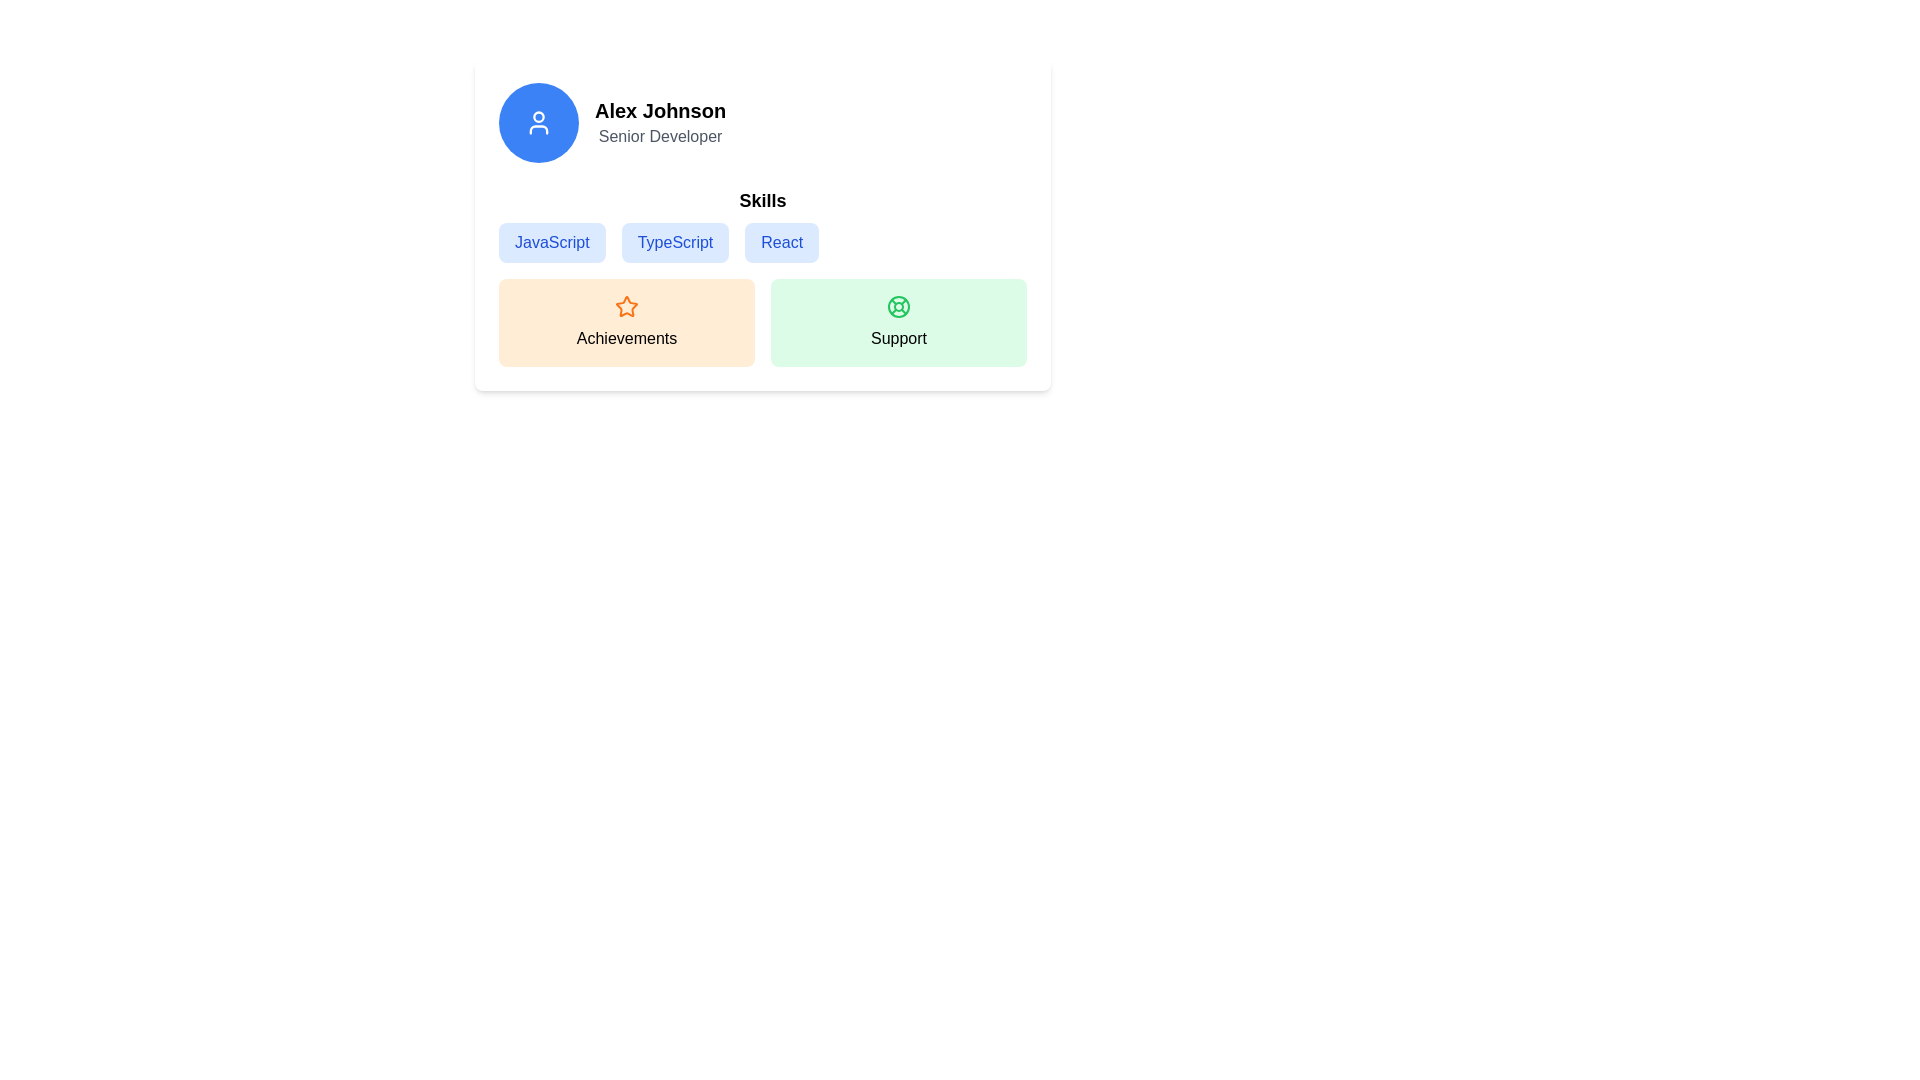 This screenshot has height=1080, width=1920. I want to click on the support button located in the right column of the interface, so click(897, 322).